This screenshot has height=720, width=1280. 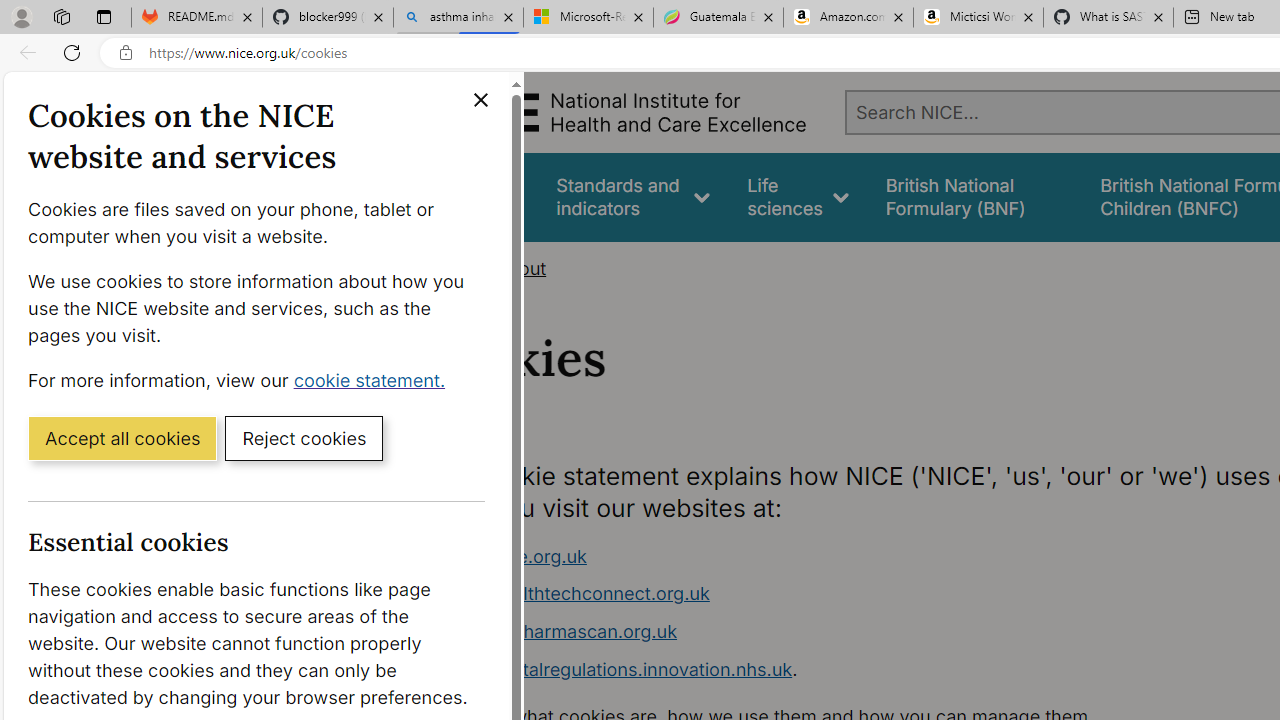 What do you see at coordinates (575, 593) in the screenshot?
I see `'www.healthtechconnect.org.uk'` at bounding box center [575, 593].